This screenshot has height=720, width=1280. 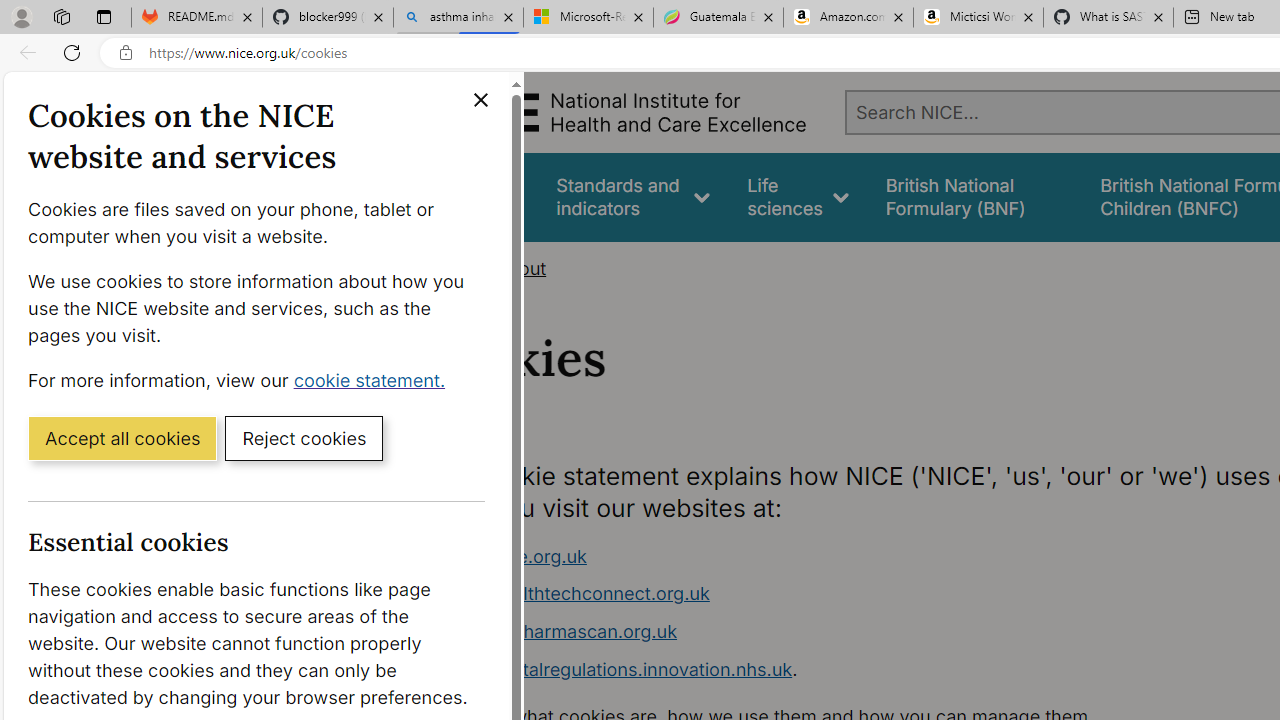 What do you see at coordinates (575, 593) in the screenshot?
I see `'www.healthtechconnect.org.uk'` at bounding box center [575, 593].